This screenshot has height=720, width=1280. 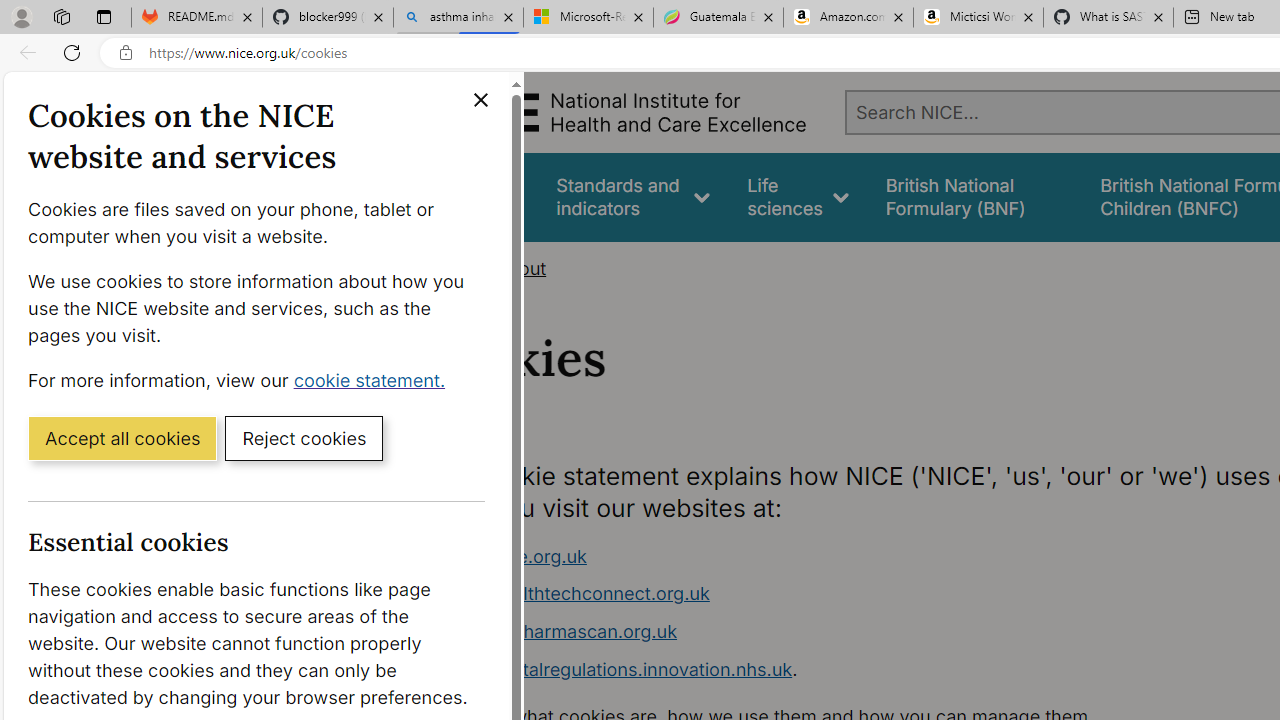 What do you see at coordinates (575, 593) in the screenshot?
I see `'www.healthtechconnect.org.uk'` at bounding box center [575, 593].